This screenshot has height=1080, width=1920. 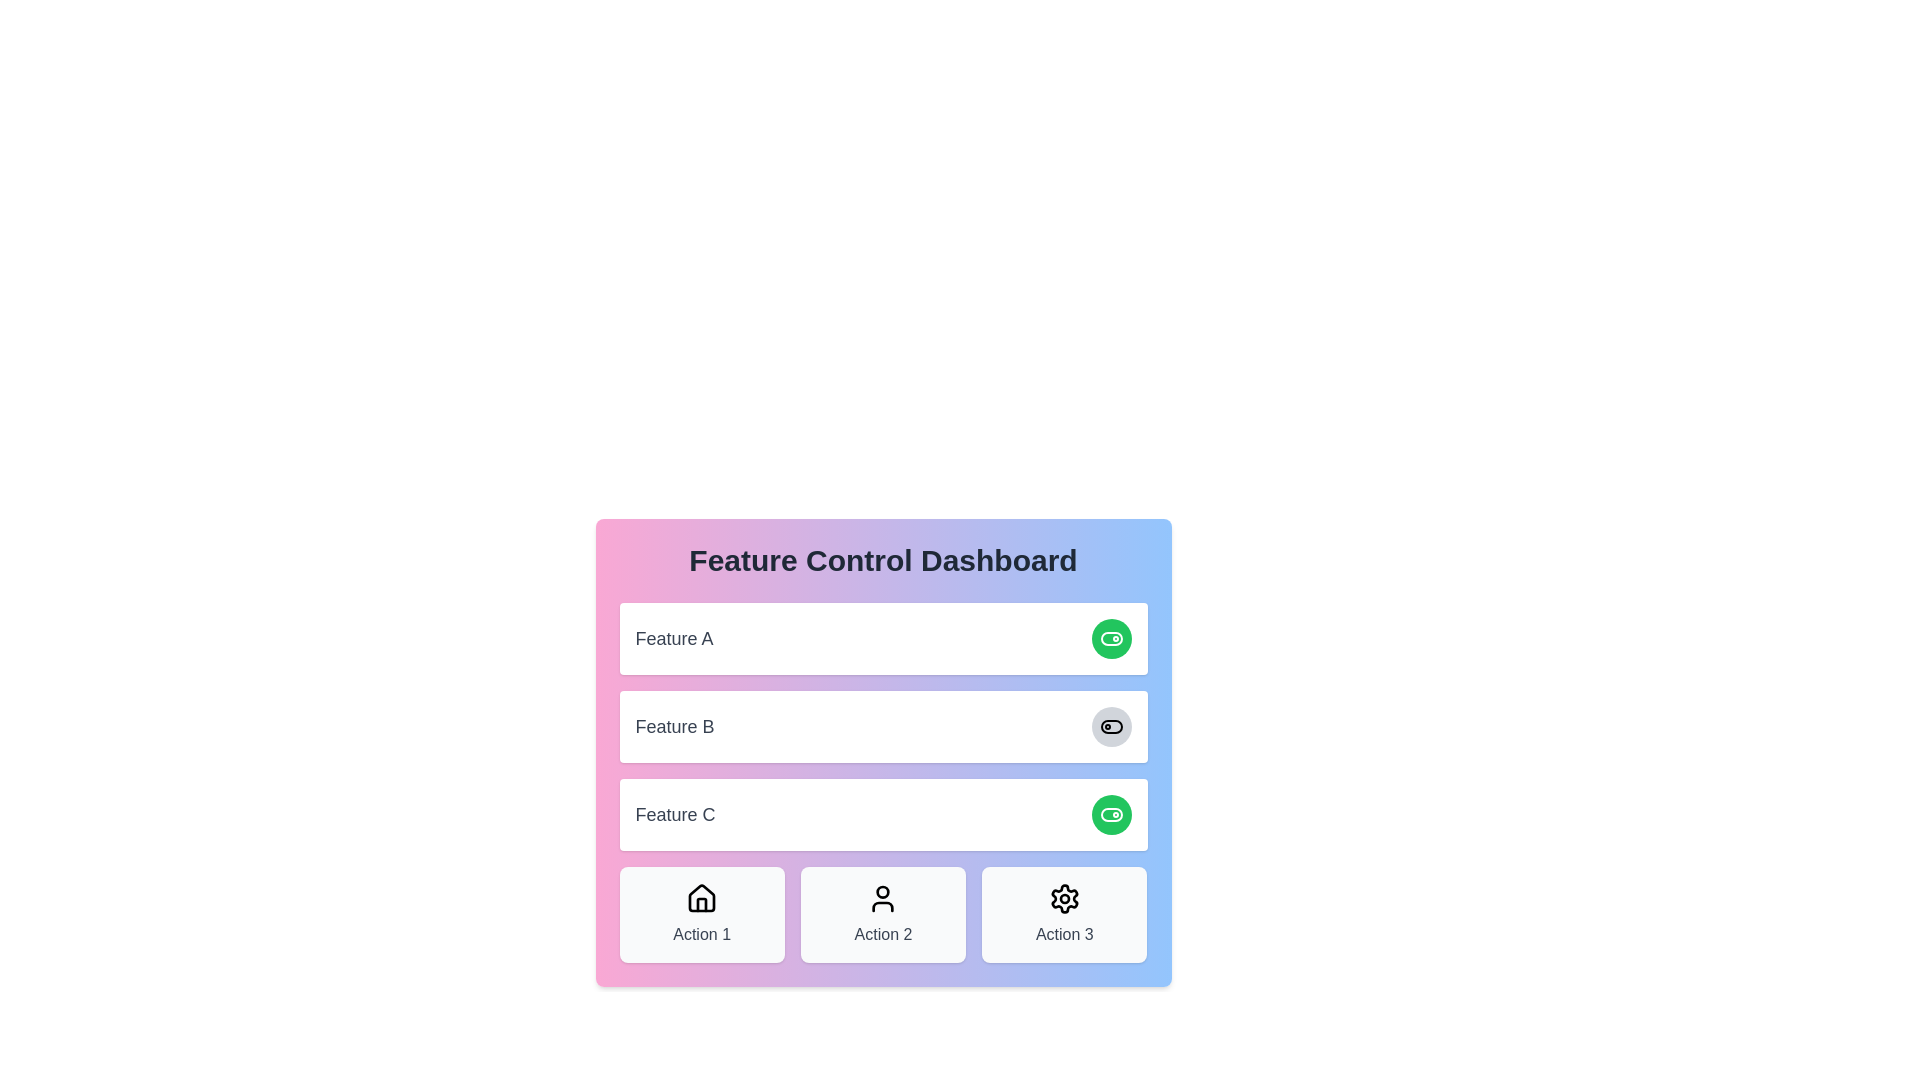 What do you see at coordinates (674, 639) in the screenshot?
I see `the Text label that describes the feature section, specifically the label containing 'Feature A'` at bounding box center [674, 639].